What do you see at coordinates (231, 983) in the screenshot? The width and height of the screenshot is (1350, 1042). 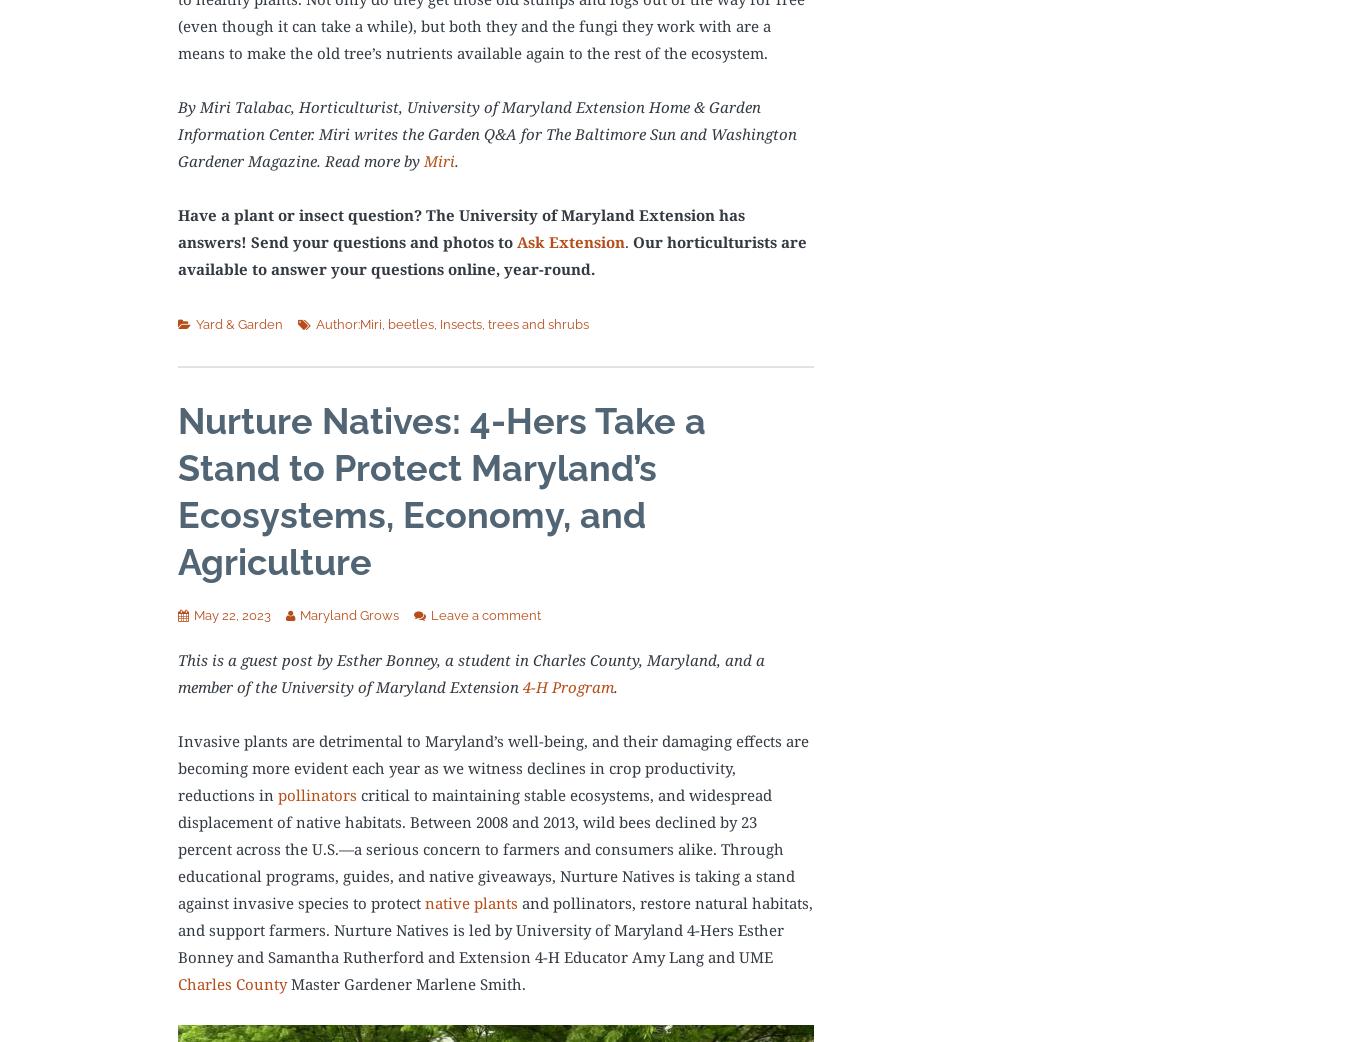 I see `'Charles County'` at bounding box center [231, 983].